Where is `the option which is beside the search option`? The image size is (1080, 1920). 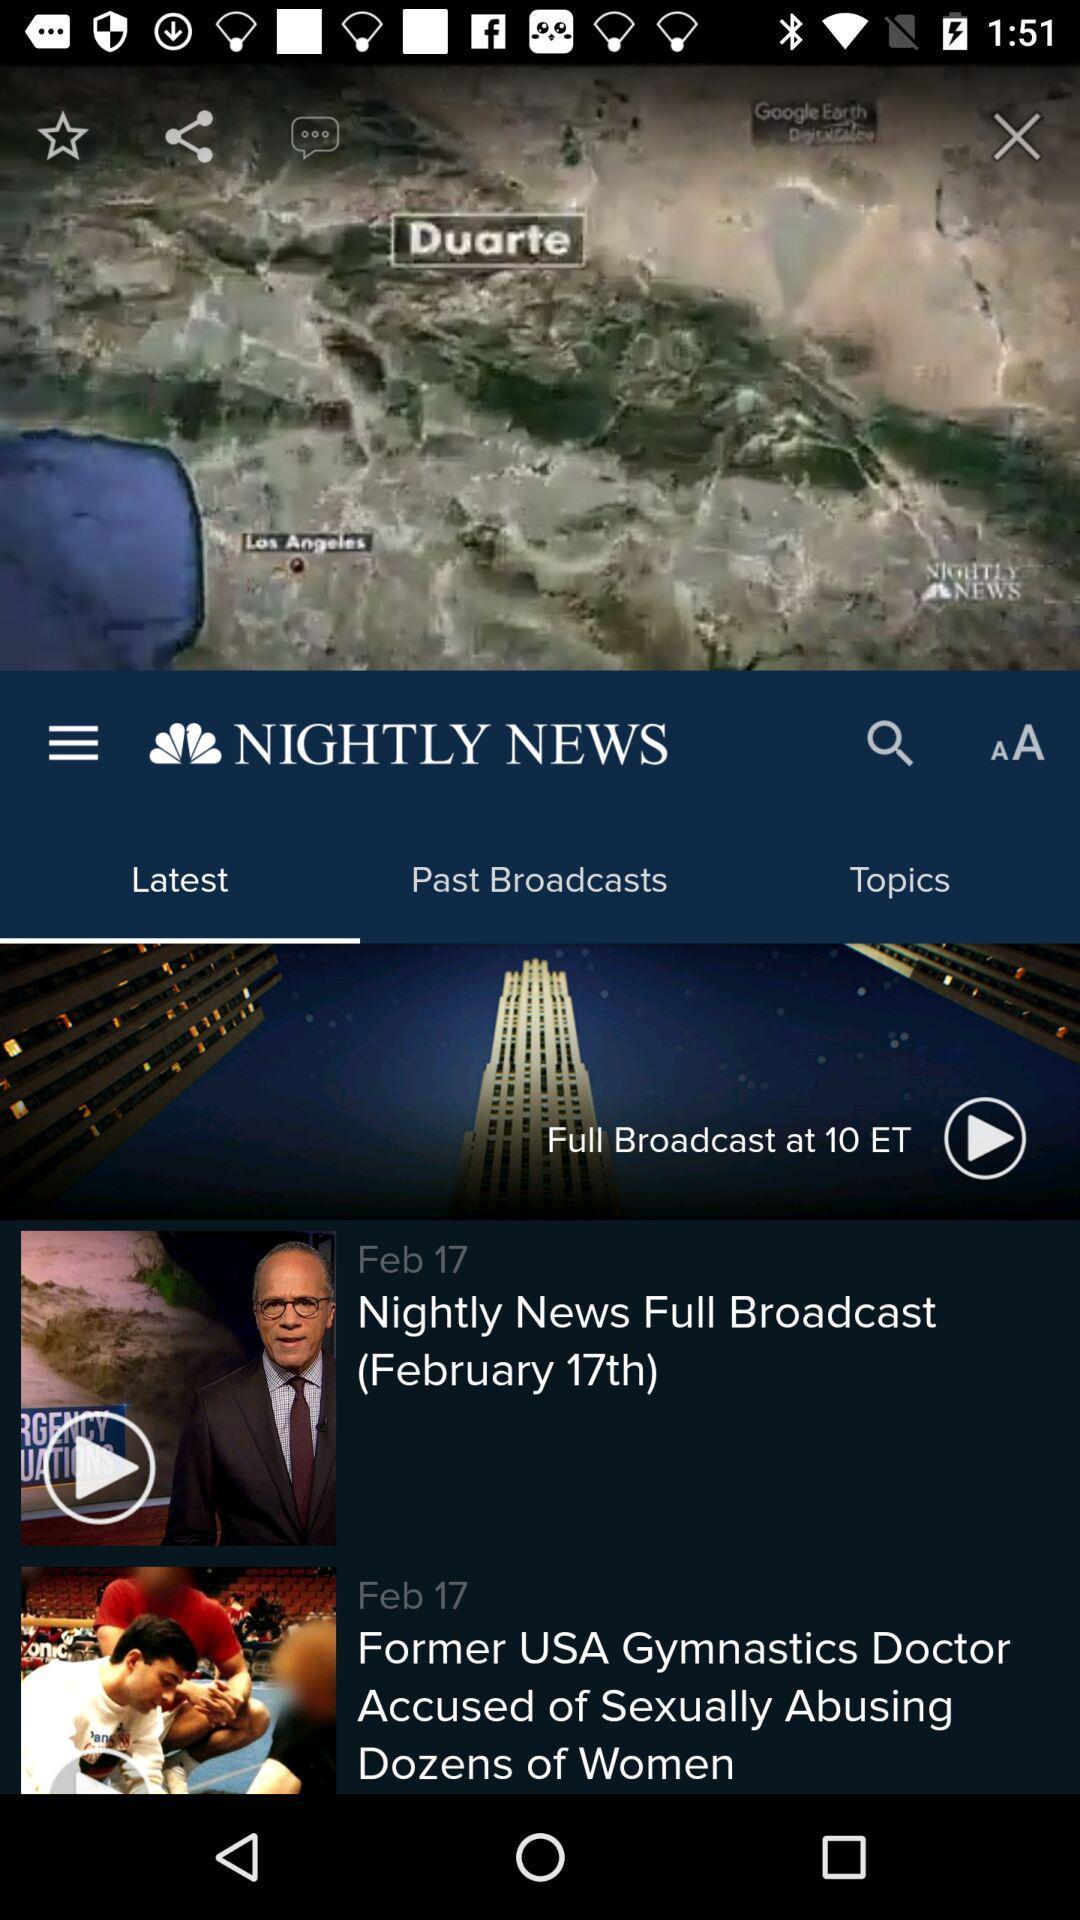 the option which is beside the search option is located at coordinates (1017, 743).